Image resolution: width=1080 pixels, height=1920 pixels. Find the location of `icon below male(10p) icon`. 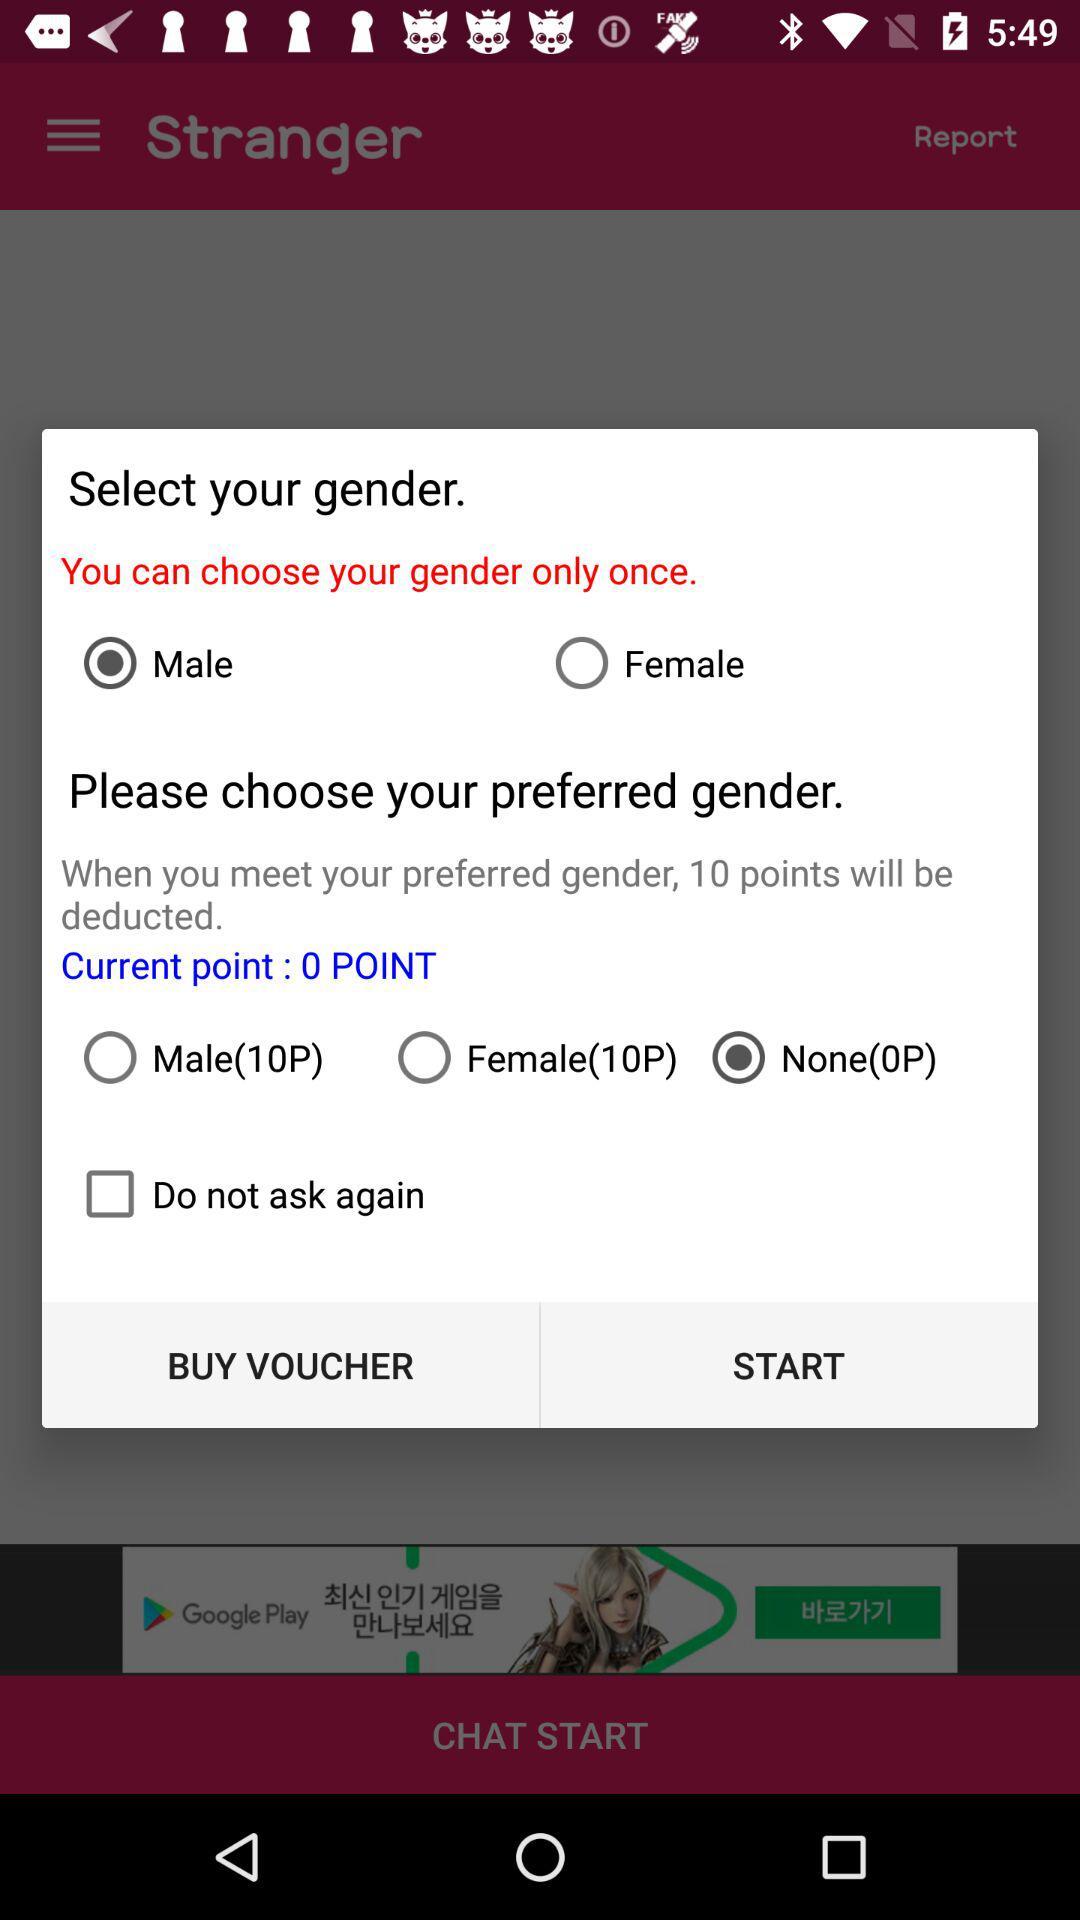

icon below male(10p) icon is located at coordinates (245, 1194).